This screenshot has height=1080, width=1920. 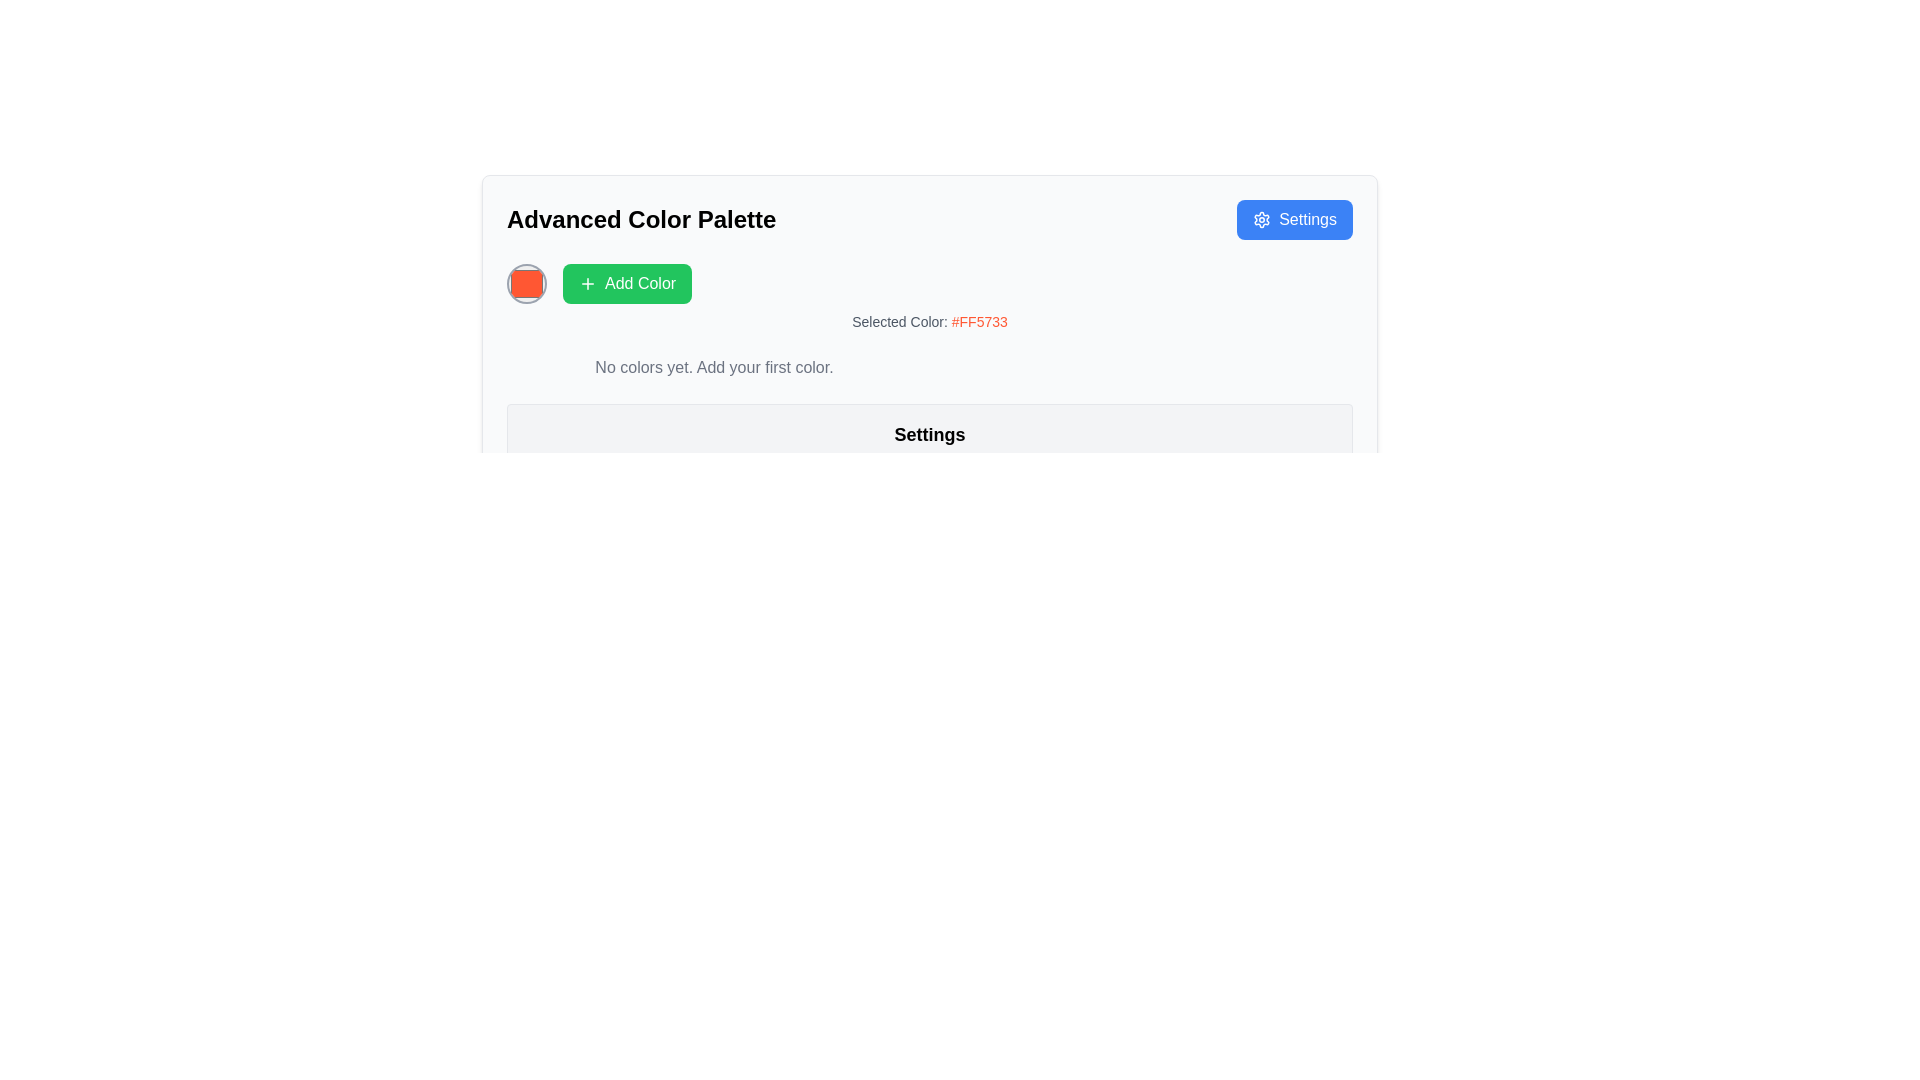 I want to click on displayed information about colors from the color palette management panel, which is centrally positioned and bordered by a white background, so click(x=929, y=346).